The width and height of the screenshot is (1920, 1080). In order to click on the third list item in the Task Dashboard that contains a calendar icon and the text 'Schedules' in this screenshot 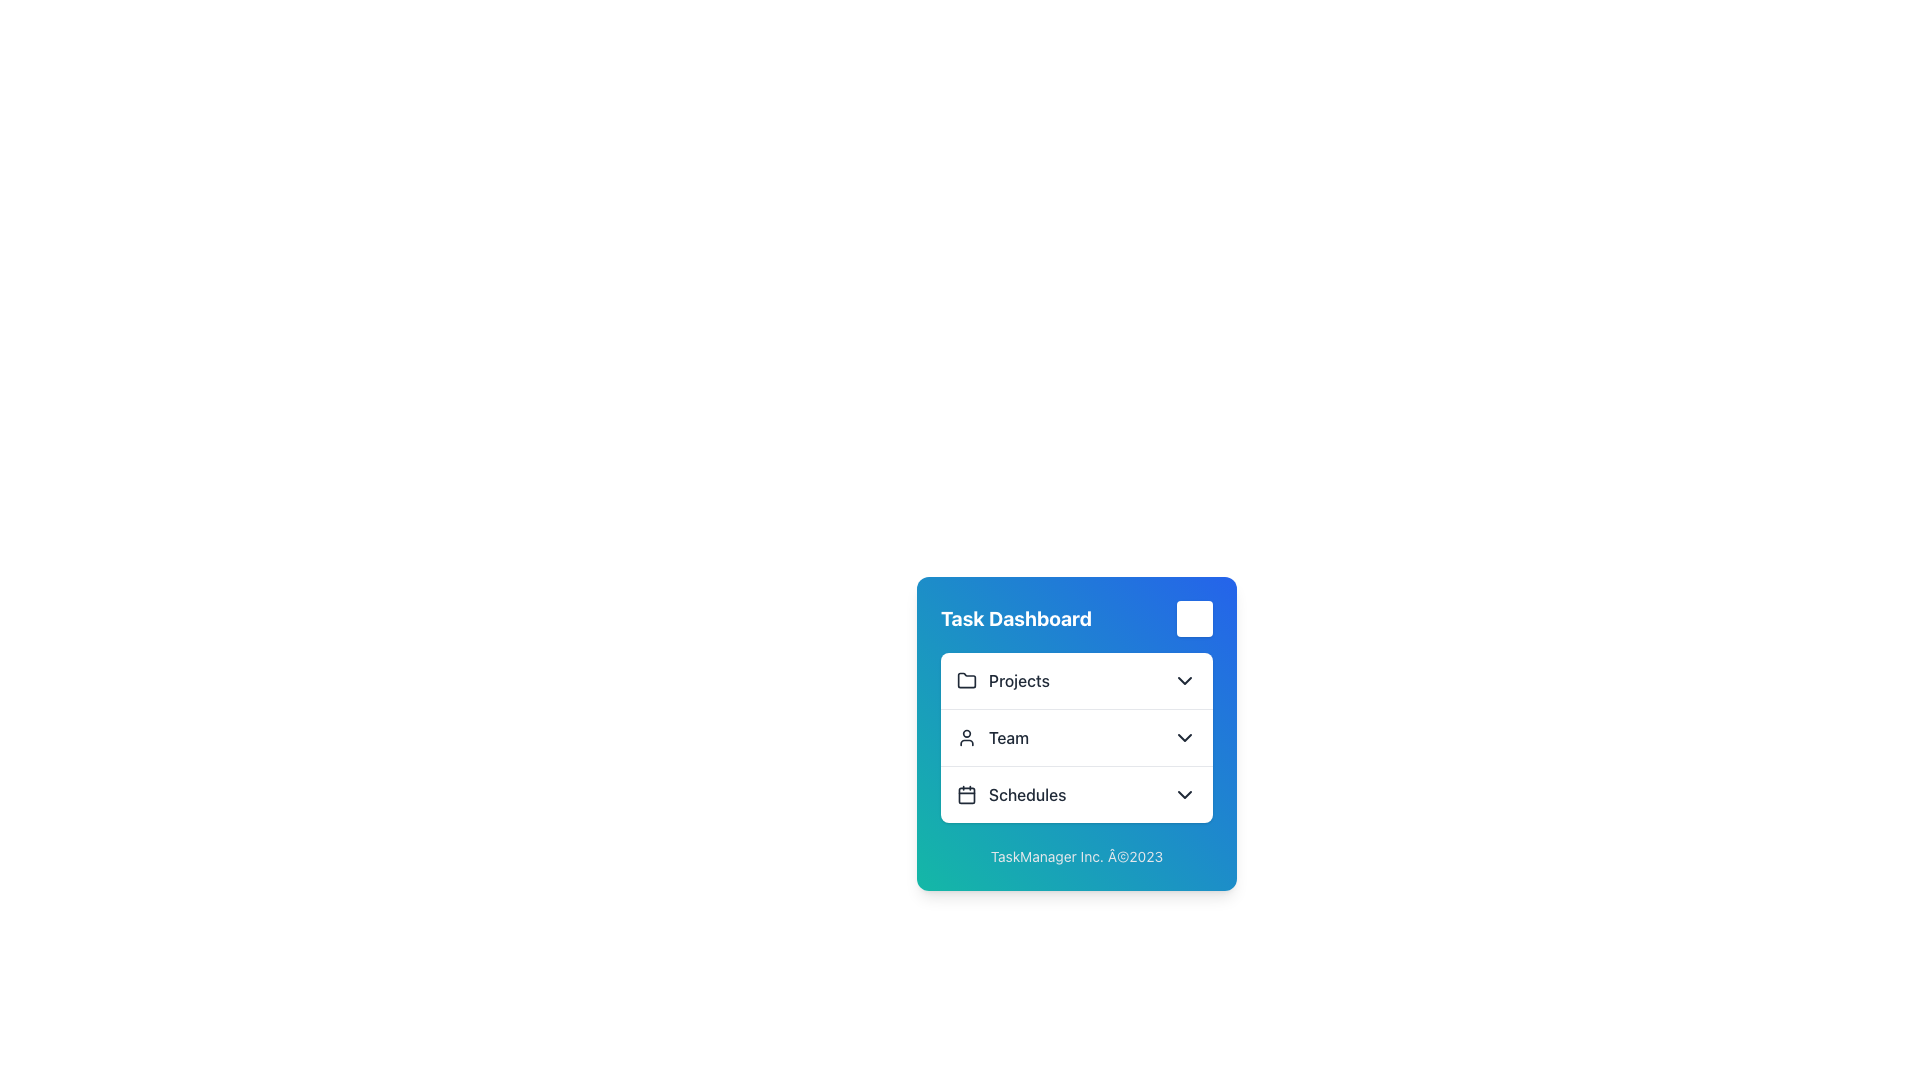, I will do `click(1011, 793)`.